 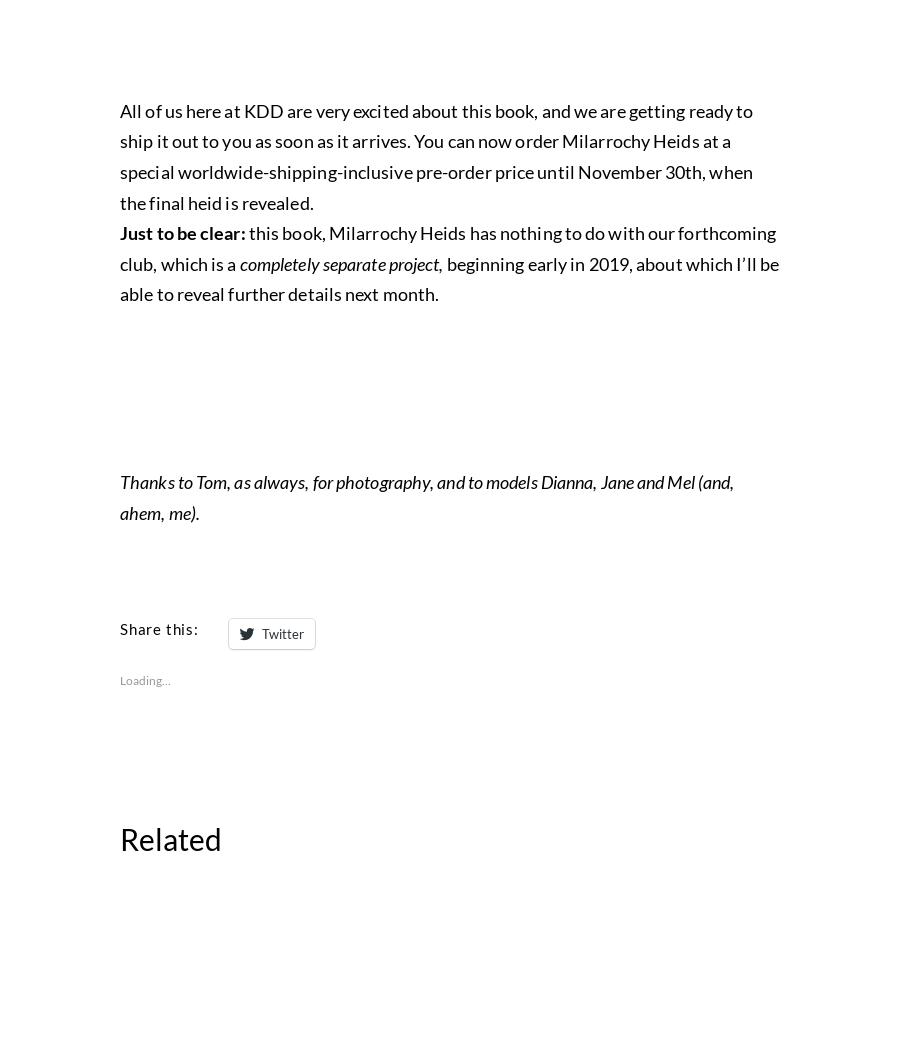 I want to click on 'beginning early in 2019, about which I’ll be able to reveal further details next month.', so click(x=449, y=718).